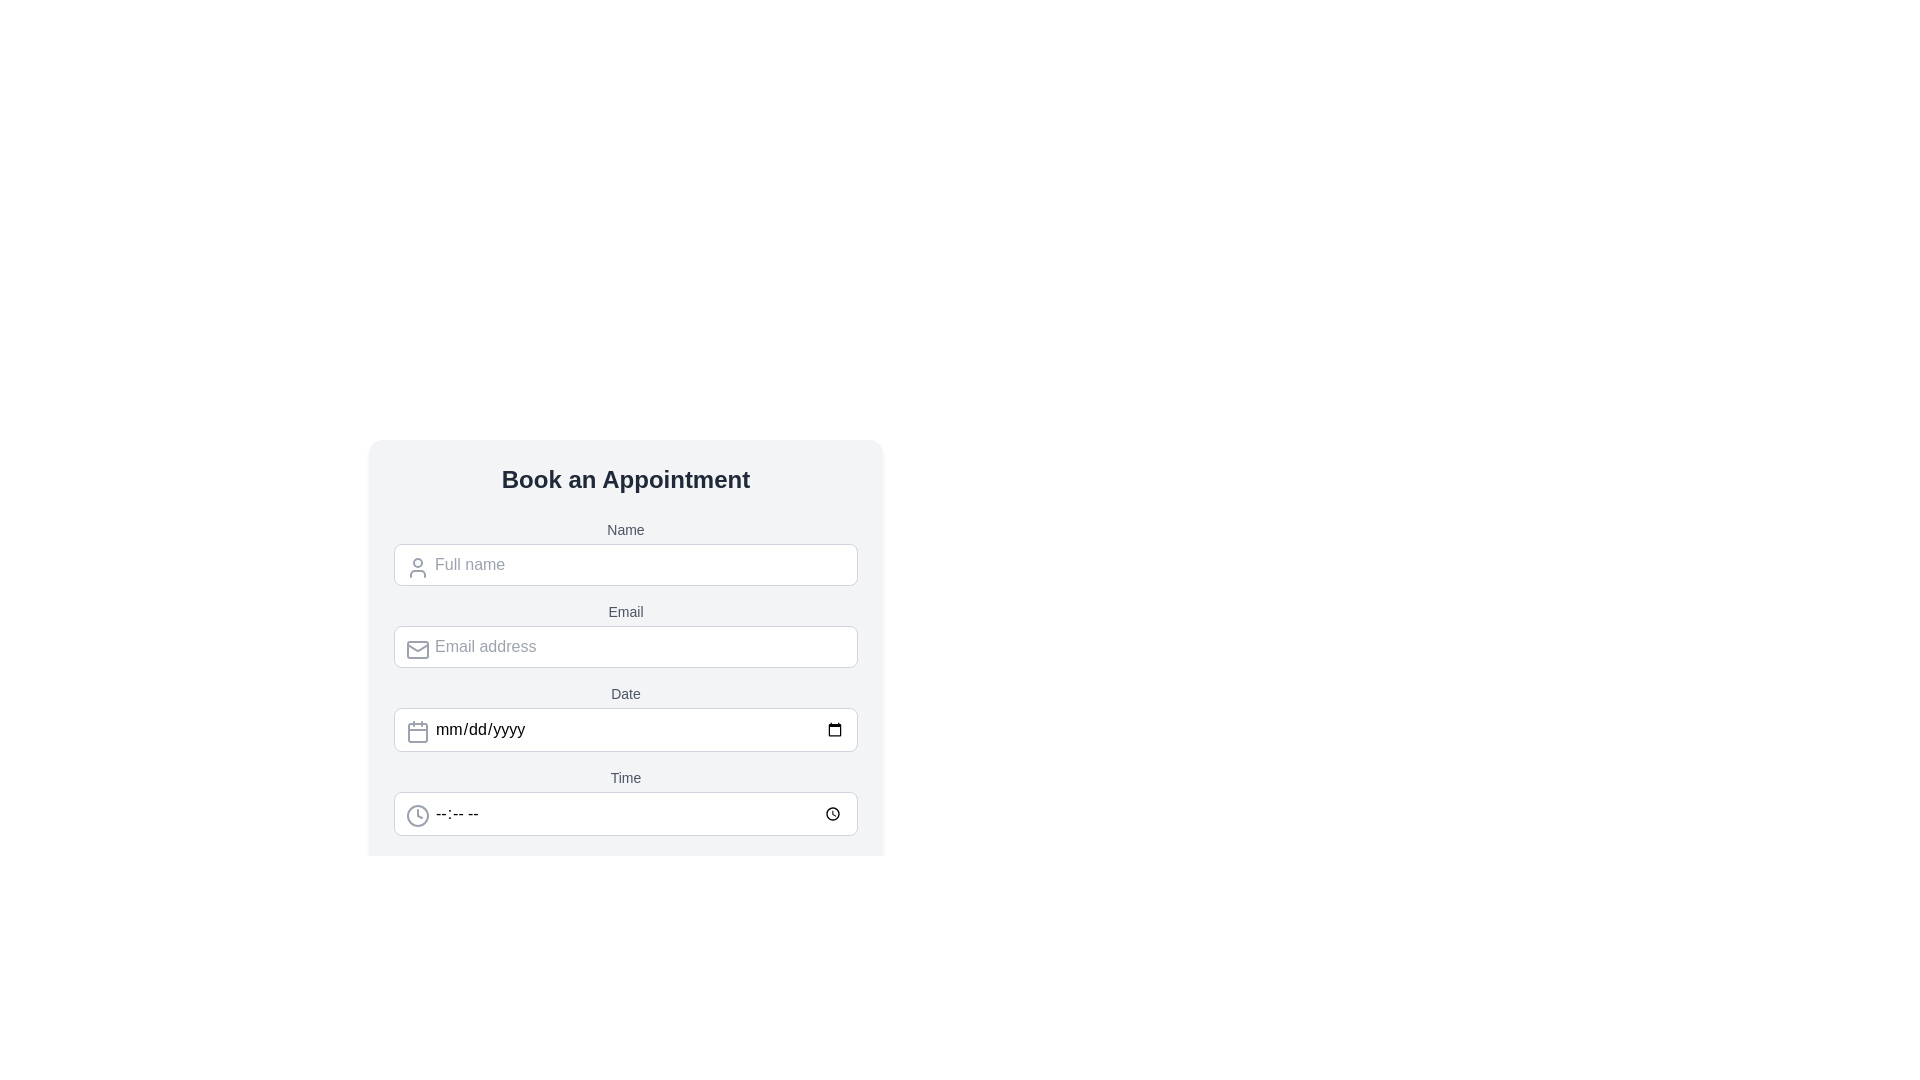  I want to click on the 'Name' text label, which is styled in a smaller font size, medium weight, and gray color, positioned directly above the input field, so click(624, 528).